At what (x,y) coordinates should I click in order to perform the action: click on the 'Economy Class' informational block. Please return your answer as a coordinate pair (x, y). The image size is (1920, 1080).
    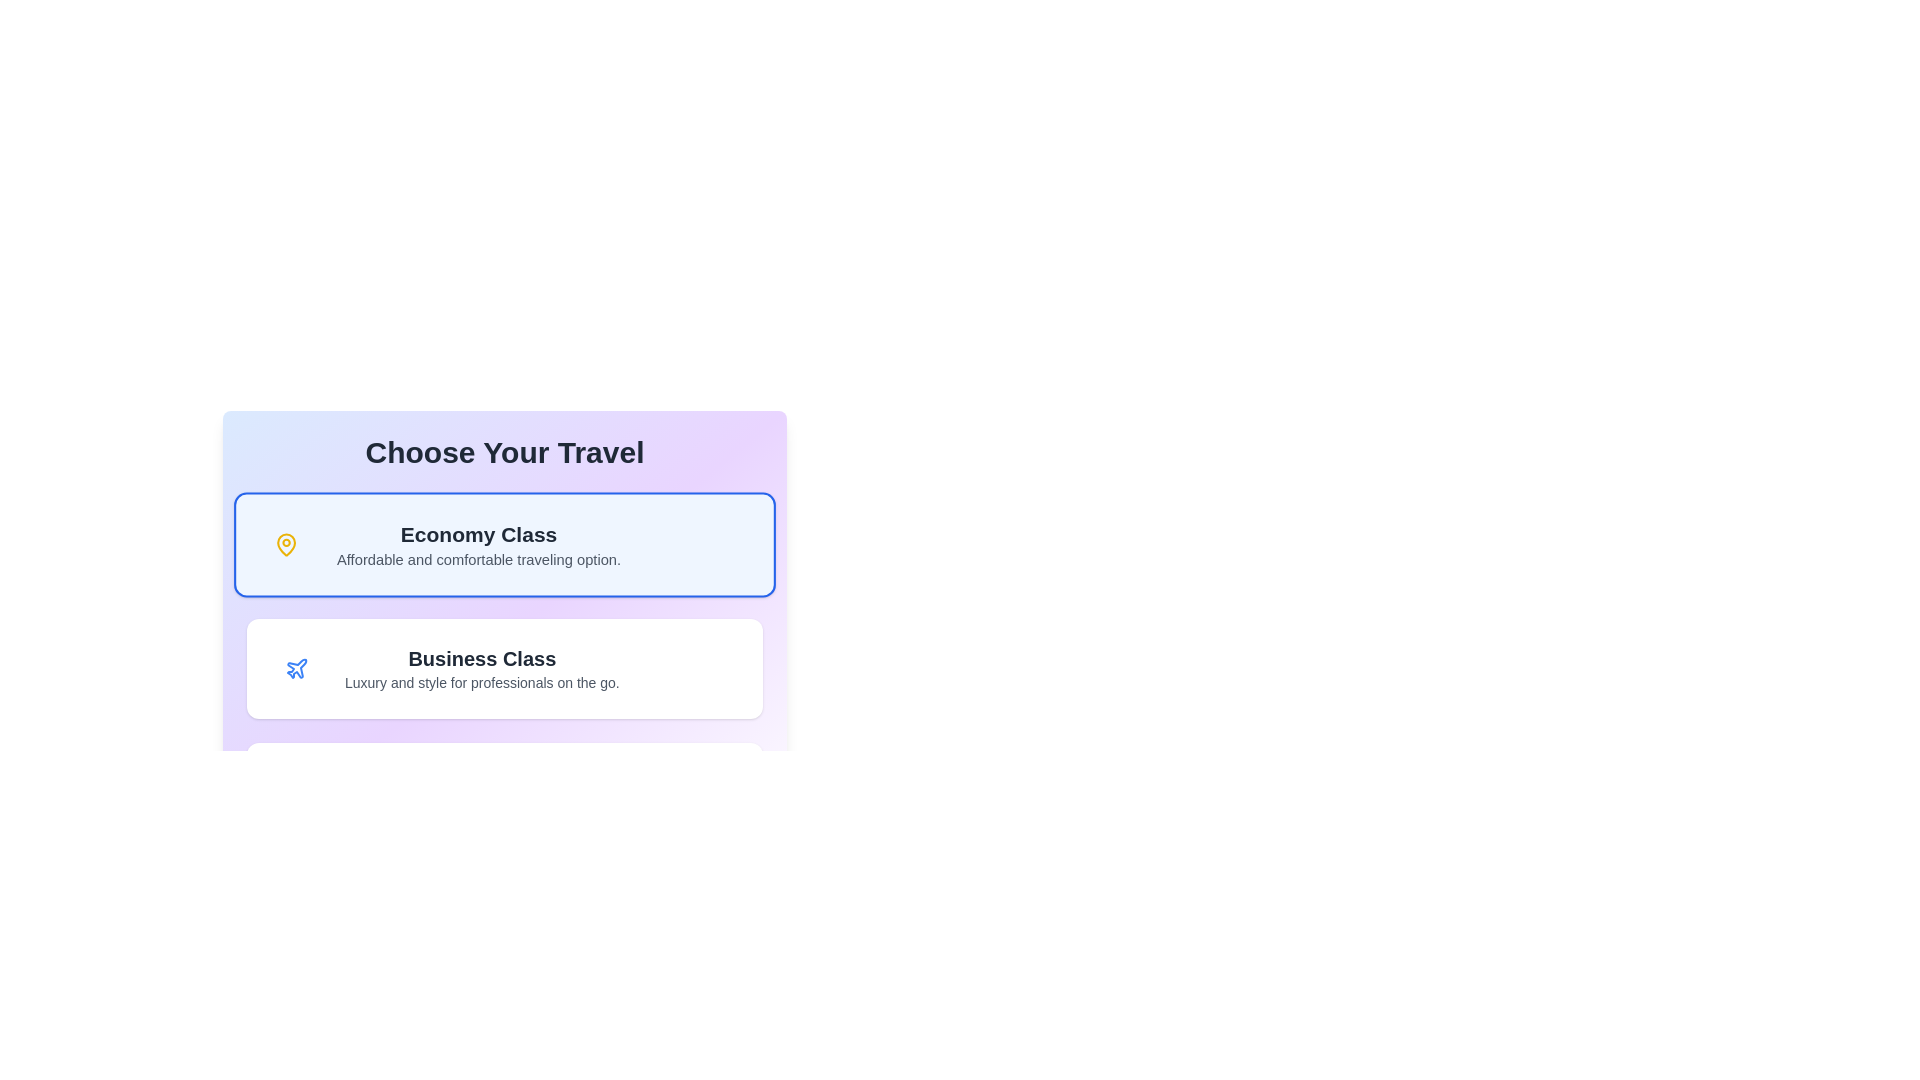
    Looking at the image, I should click on (478, 544).